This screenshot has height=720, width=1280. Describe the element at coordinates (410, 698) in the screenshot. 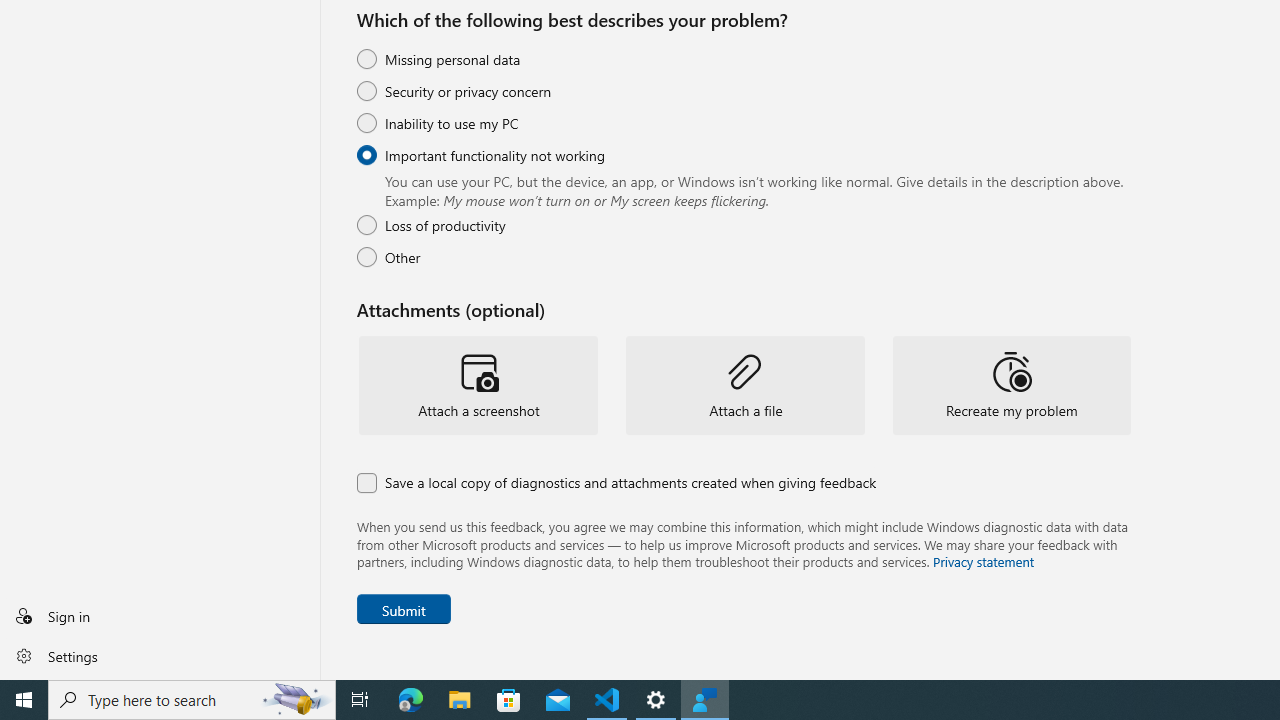

I see `'Microsoft Edge'` at that location.